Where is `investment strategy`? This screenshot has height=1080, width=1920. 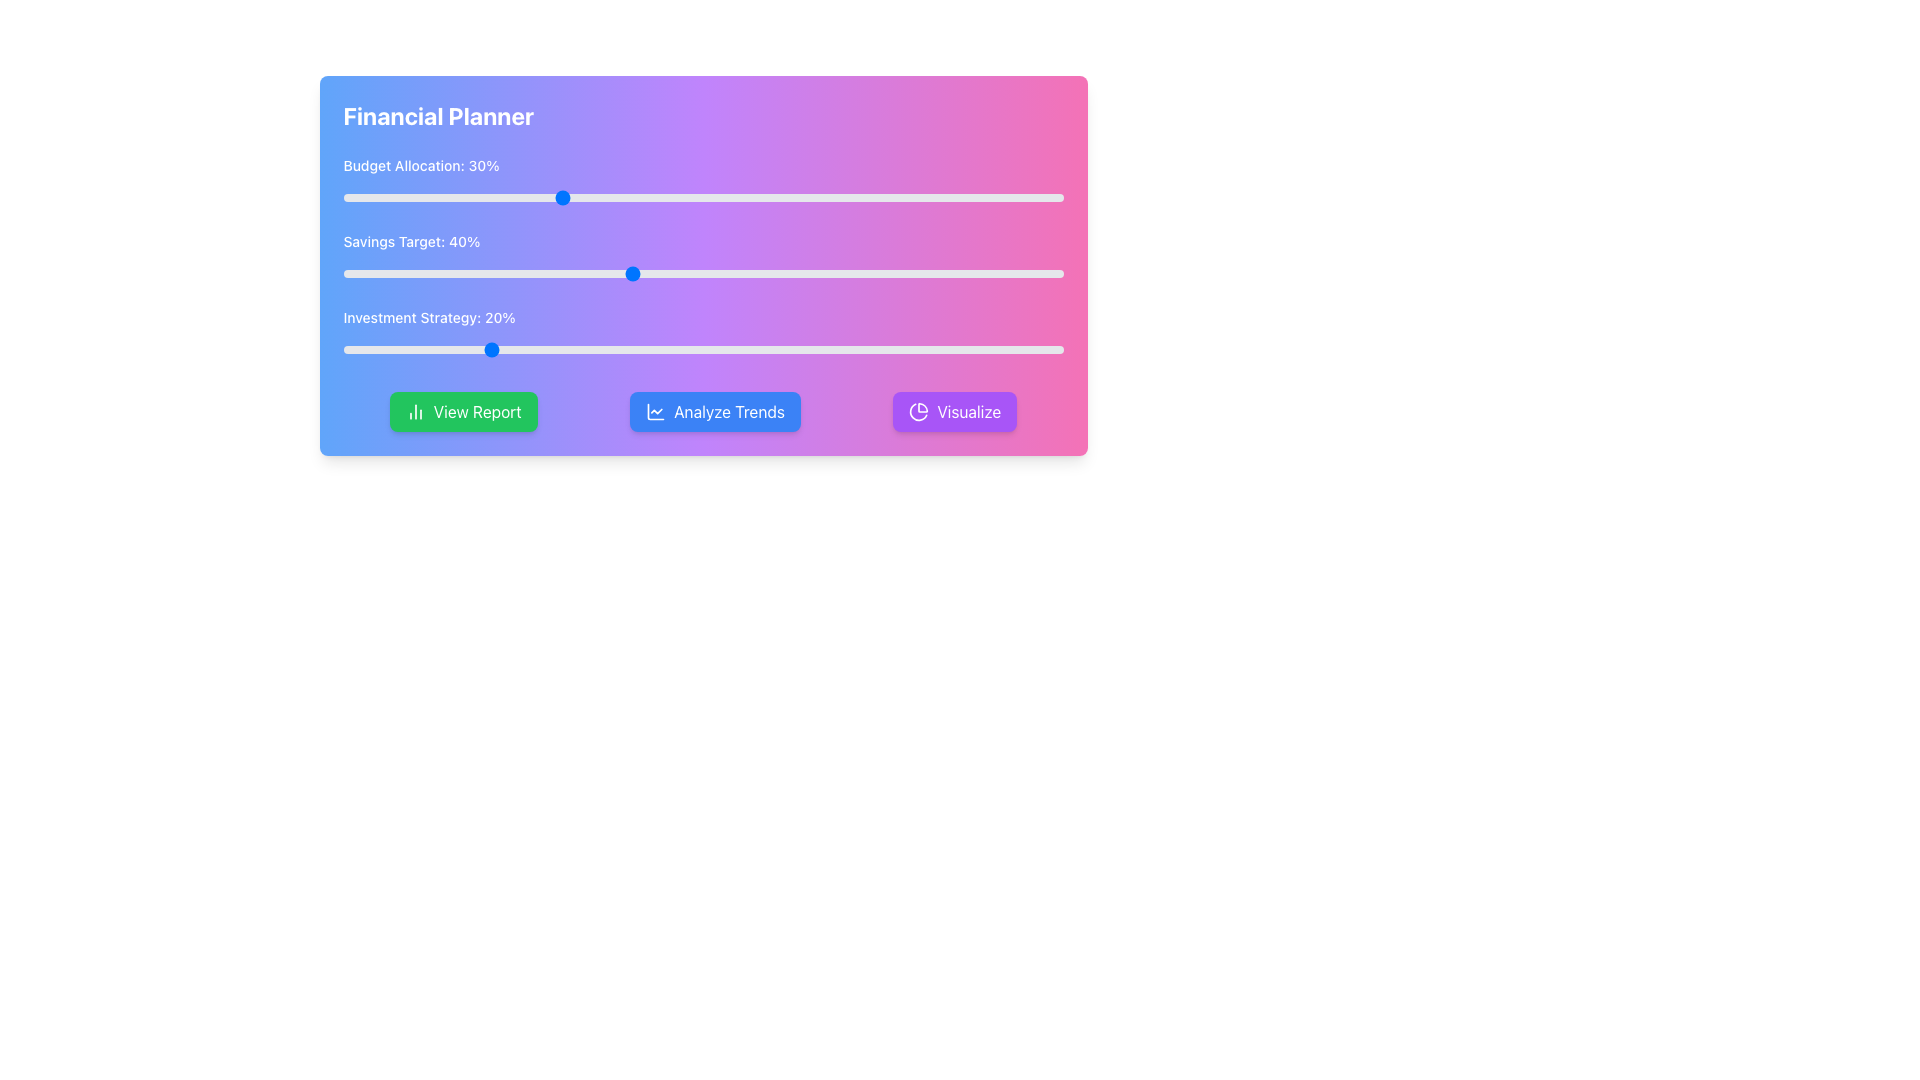 investment strategy is located at coordinates (372, 349).